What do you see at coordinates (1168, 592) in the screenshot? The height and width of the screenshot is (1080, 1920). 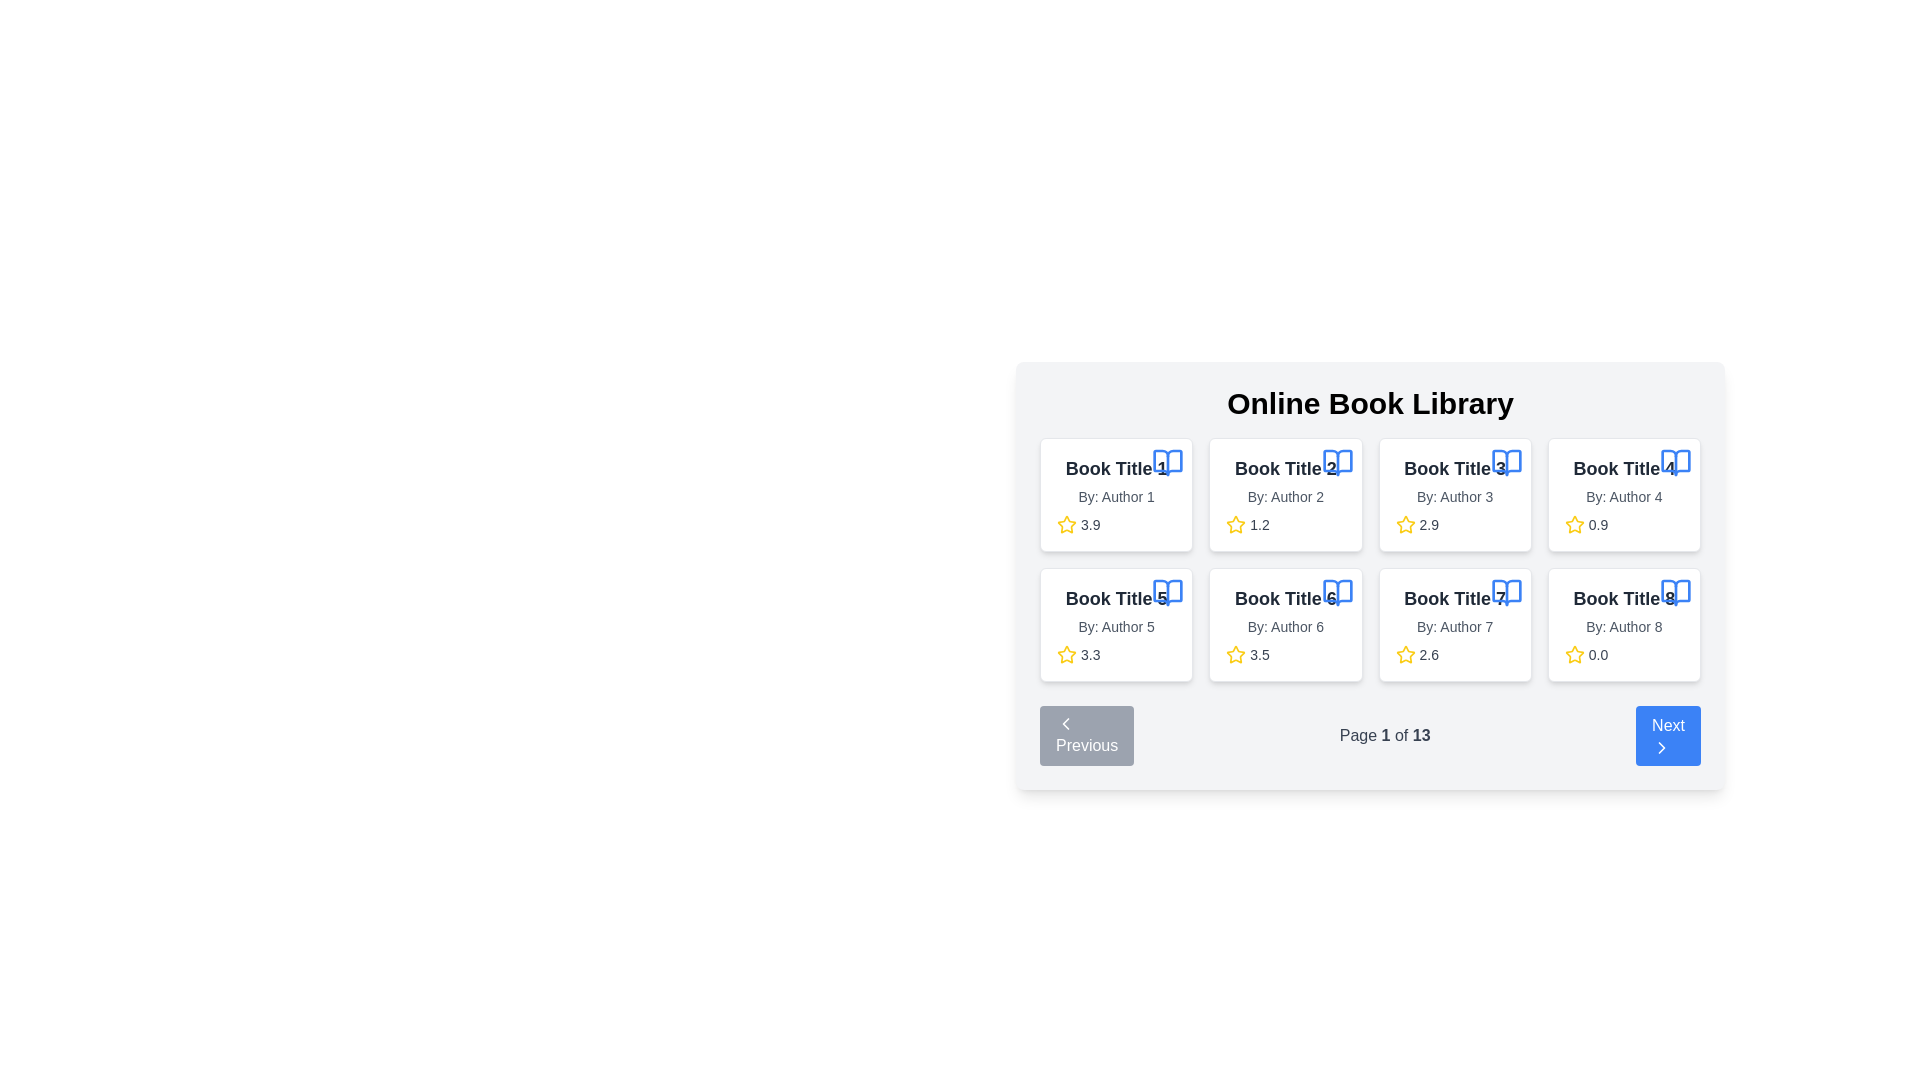 I see `the blue open-book icon located in the top-right corner of the card containing 'Book Title 5' and 'By: Author 5' for actions` at bounding box center [1168, 592].